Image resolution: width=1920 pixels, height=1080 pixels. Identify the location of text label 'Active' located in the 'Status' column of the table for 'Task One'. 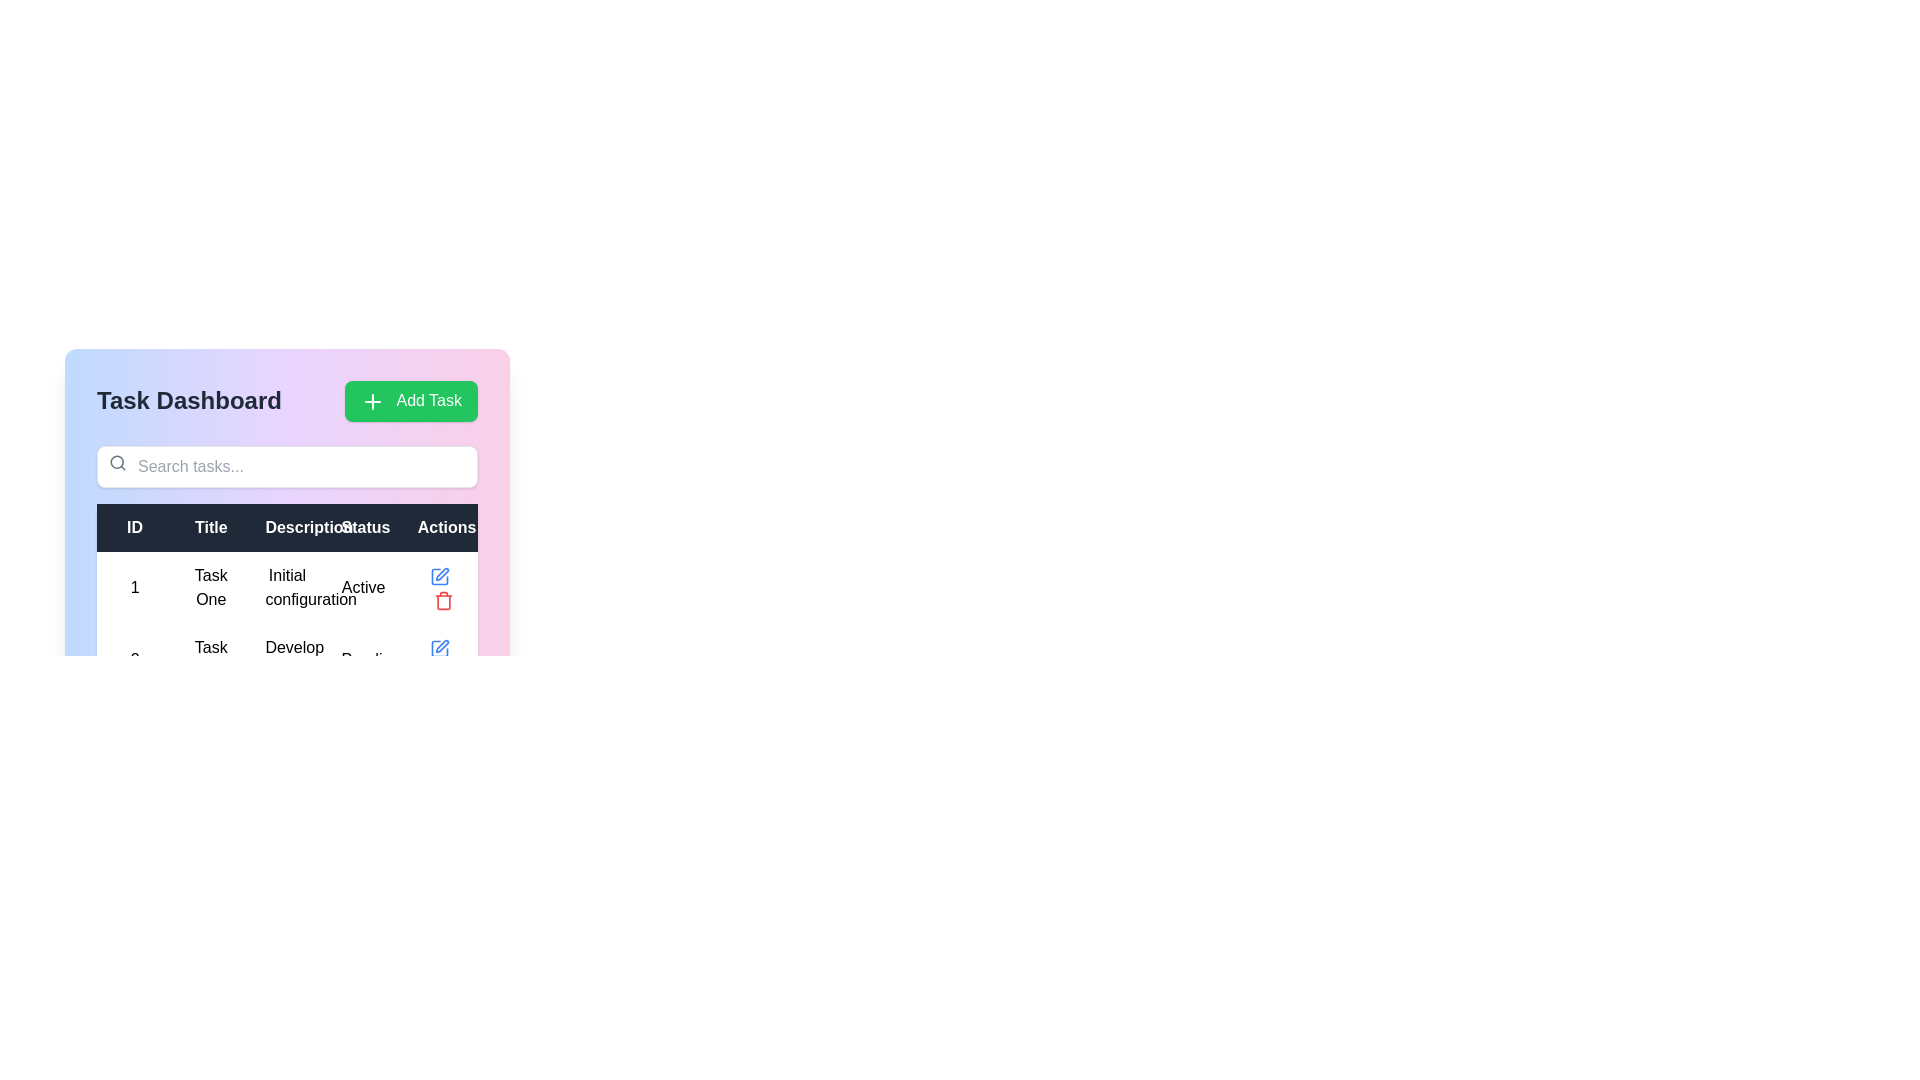
(363, 586).